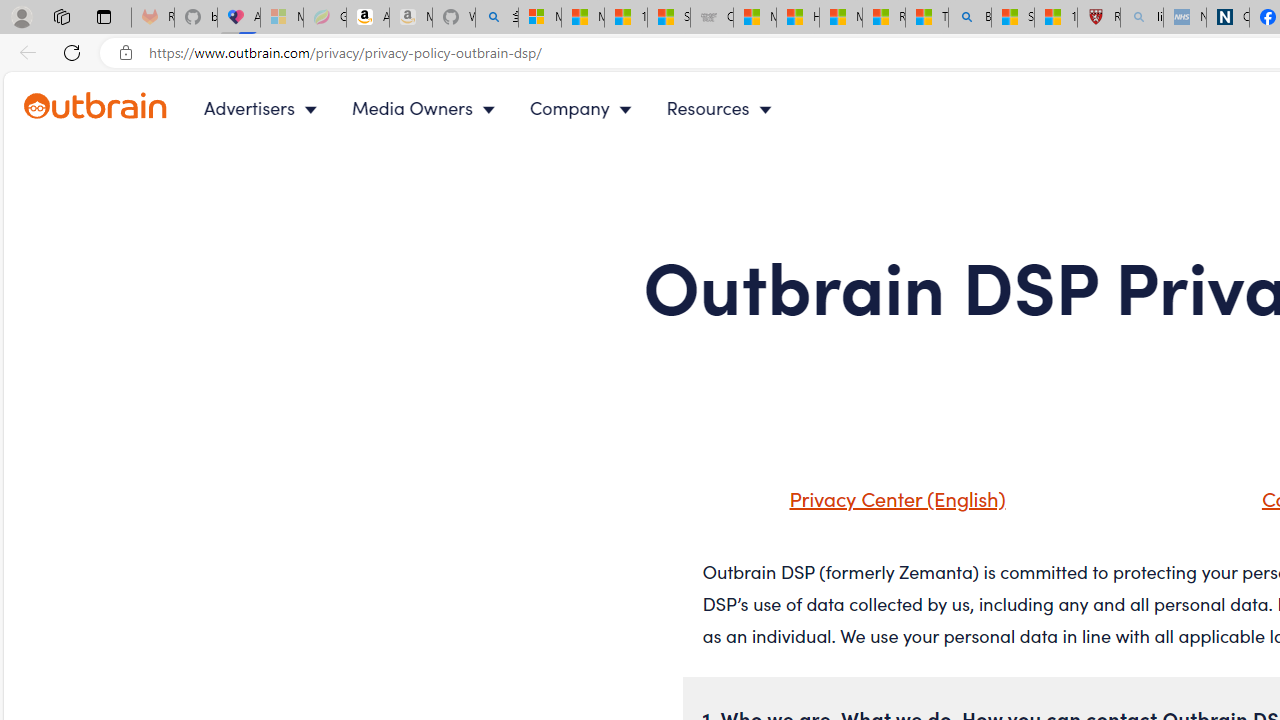 The width and height of the screenshot is (1280, 720). Describe the element at coordinates (891, 496) in the screenshot. I see `'Privacy Center (English)'` at that location.